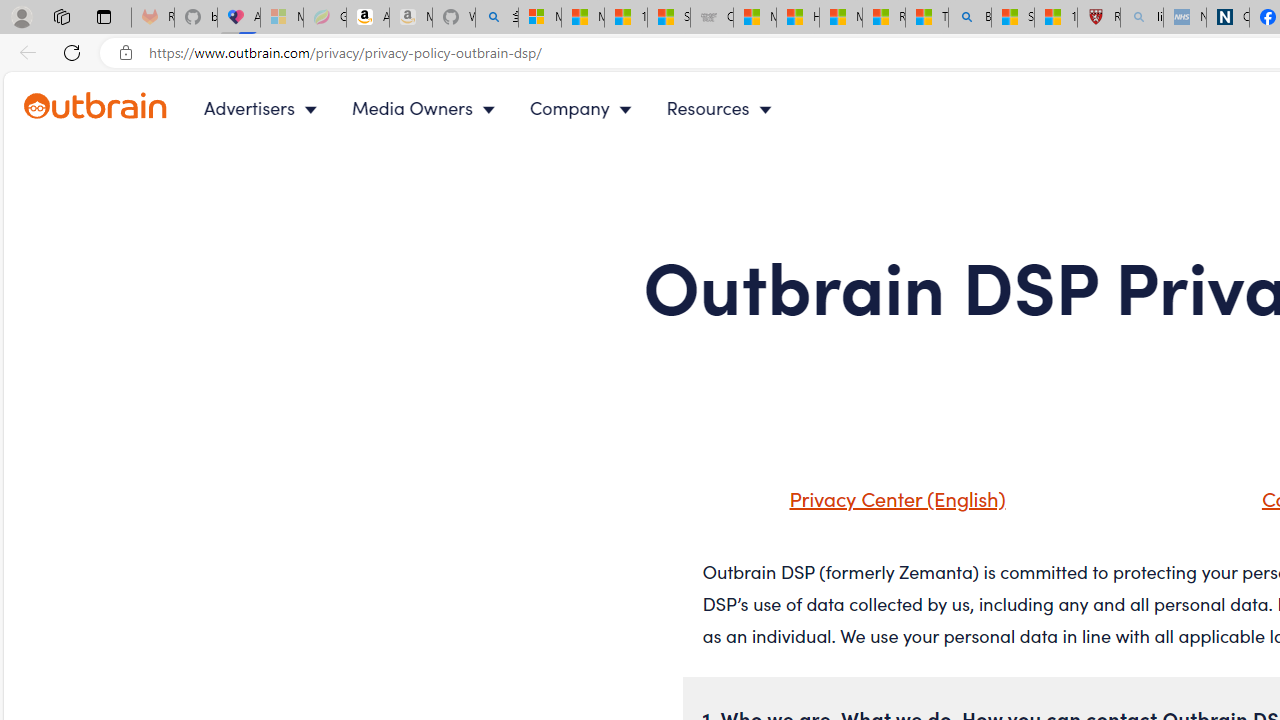 The width and height of the screenshot is (1280, 720). Describe the element at coordinates (891, 496) in the screenshot. I see `'Privacy Center (English)'` at that location.